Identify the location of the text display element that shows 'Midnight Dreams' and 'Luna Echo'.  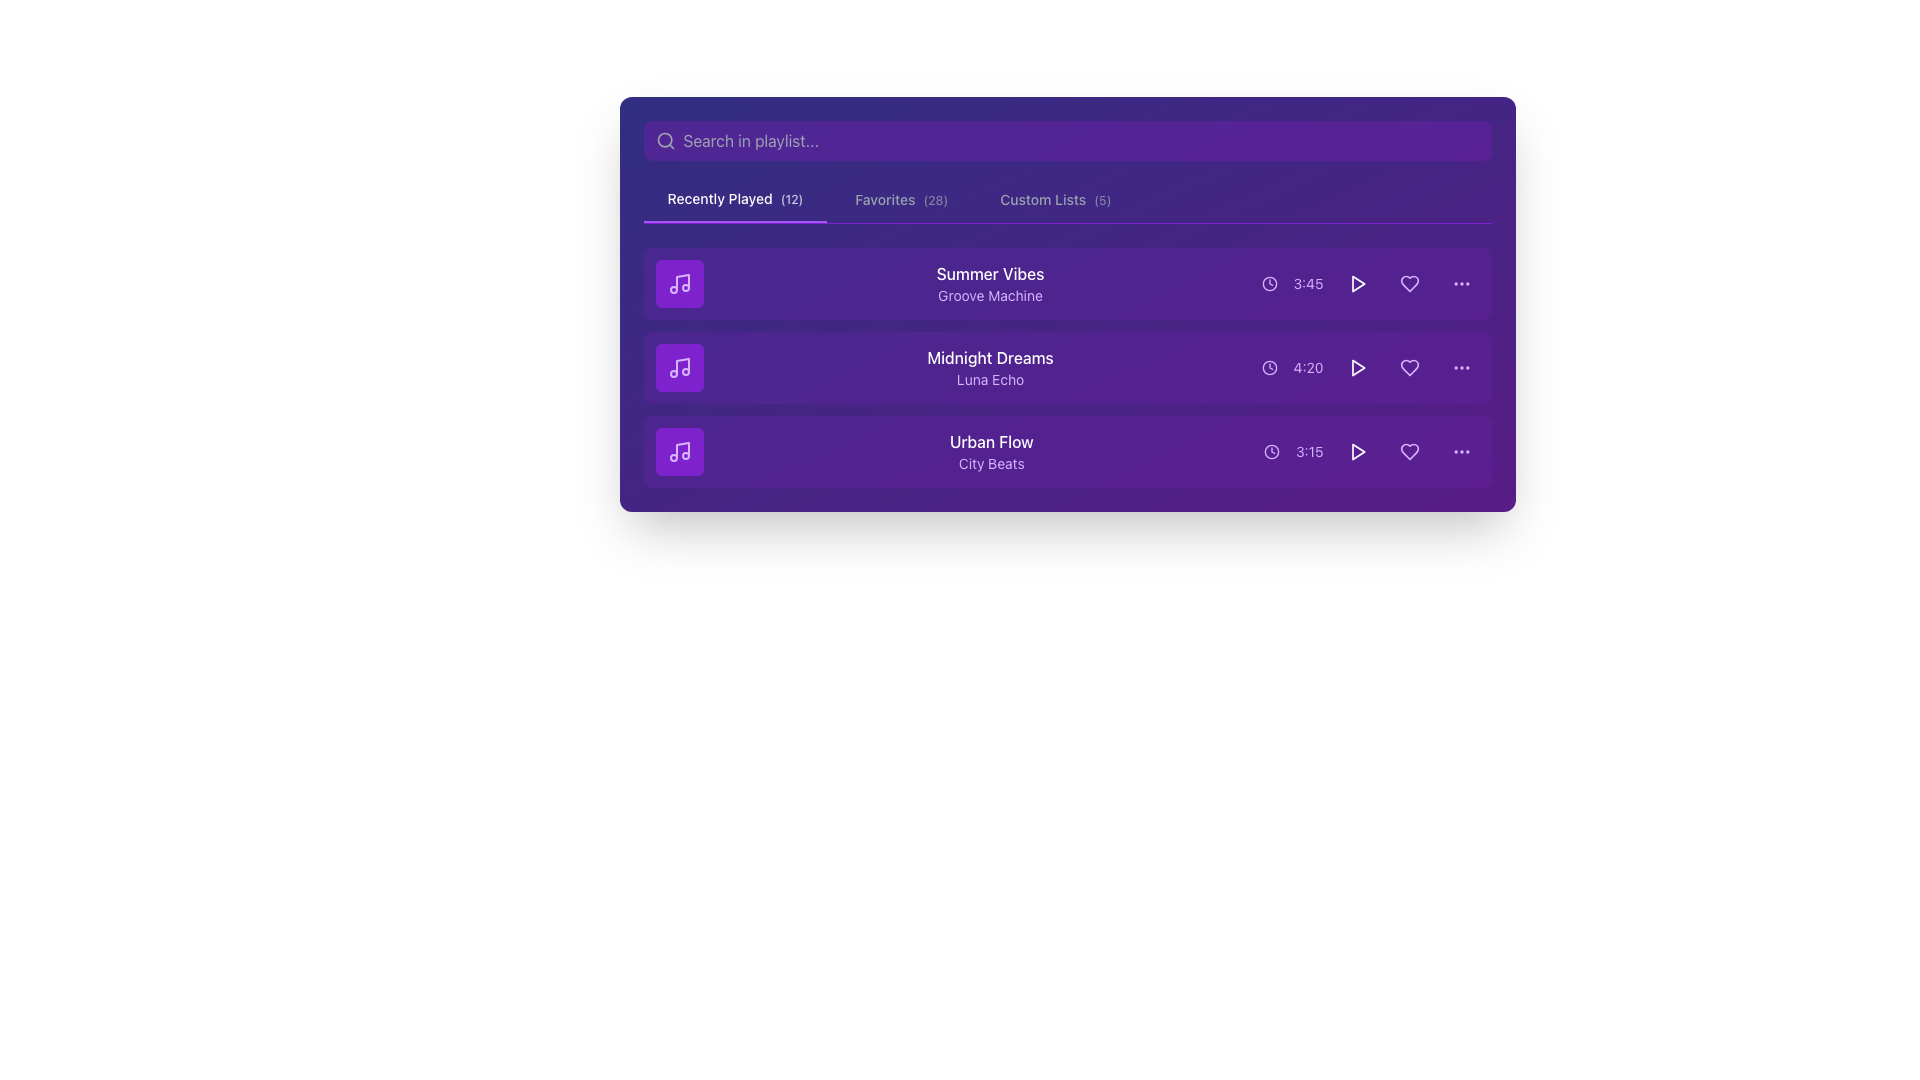
(990, 367).